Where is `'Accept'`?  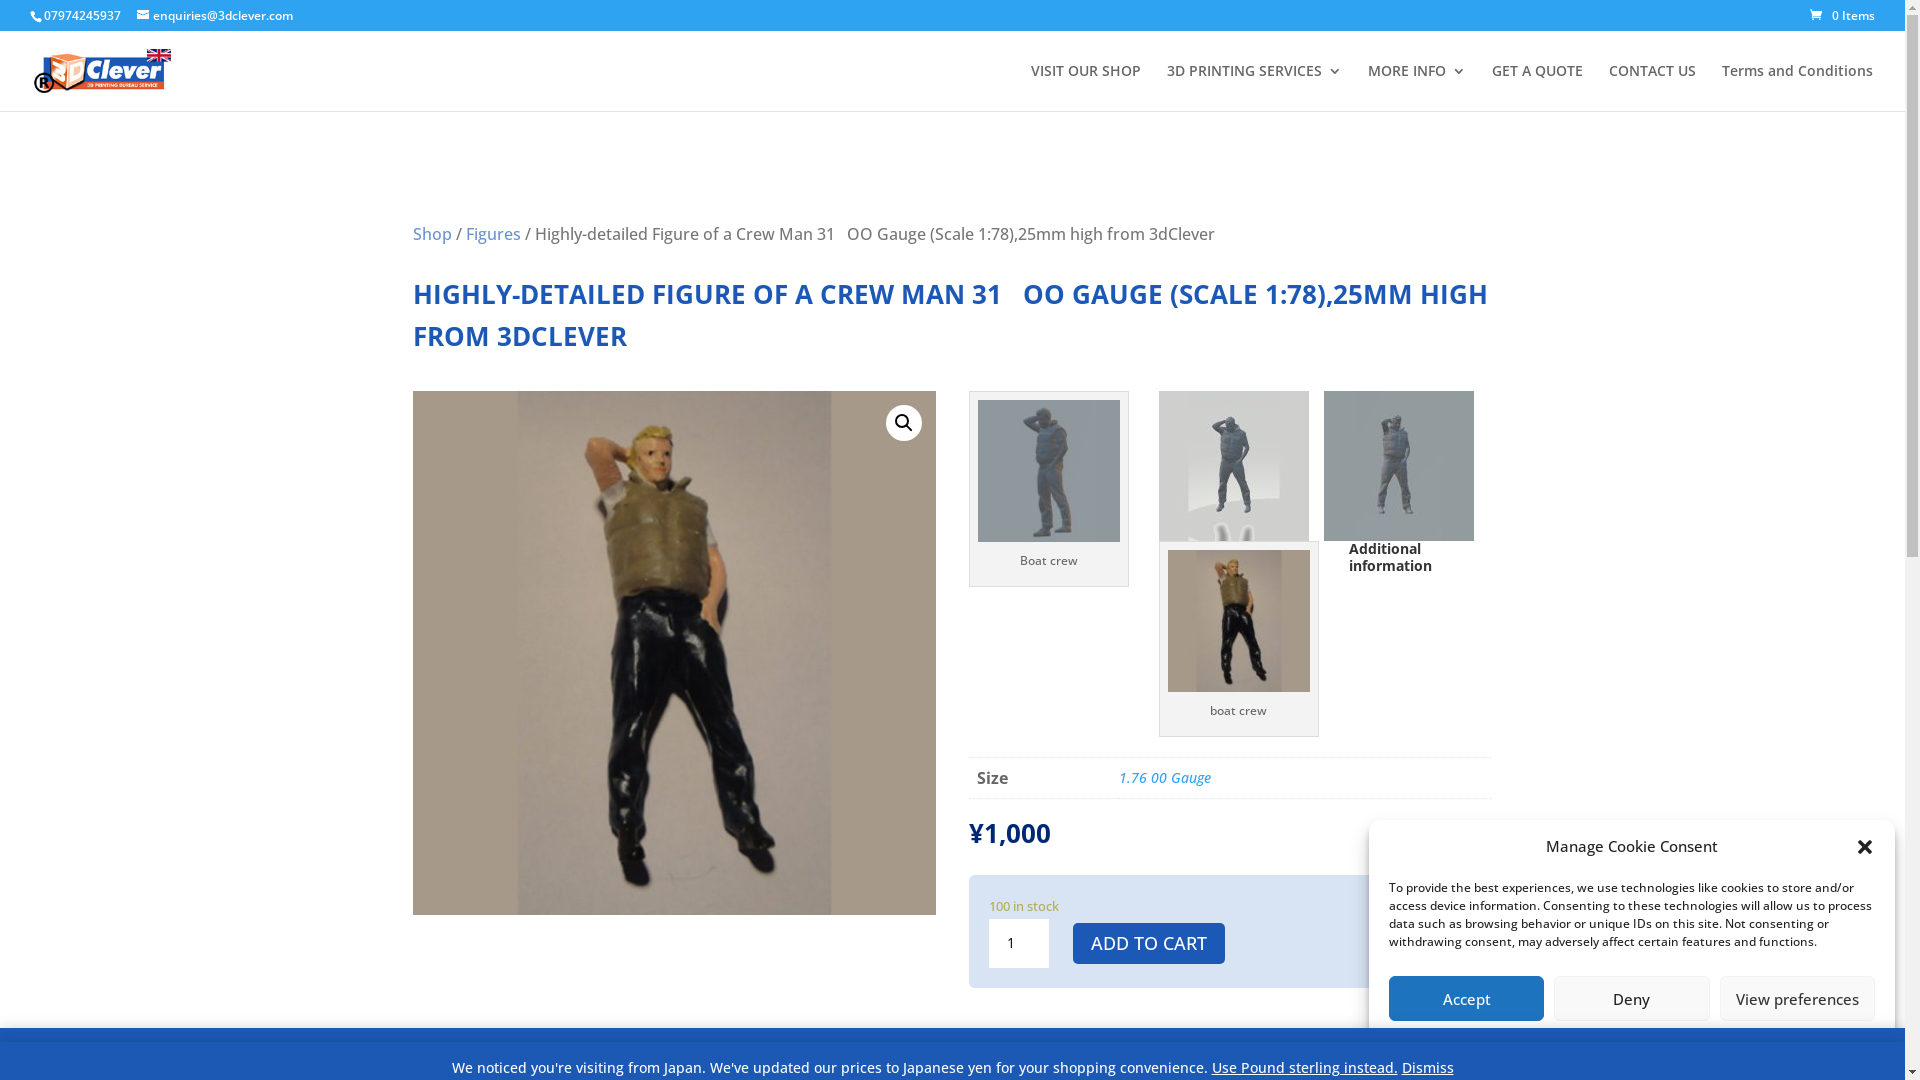 'Accept' is located at coordinates (1466, 998).